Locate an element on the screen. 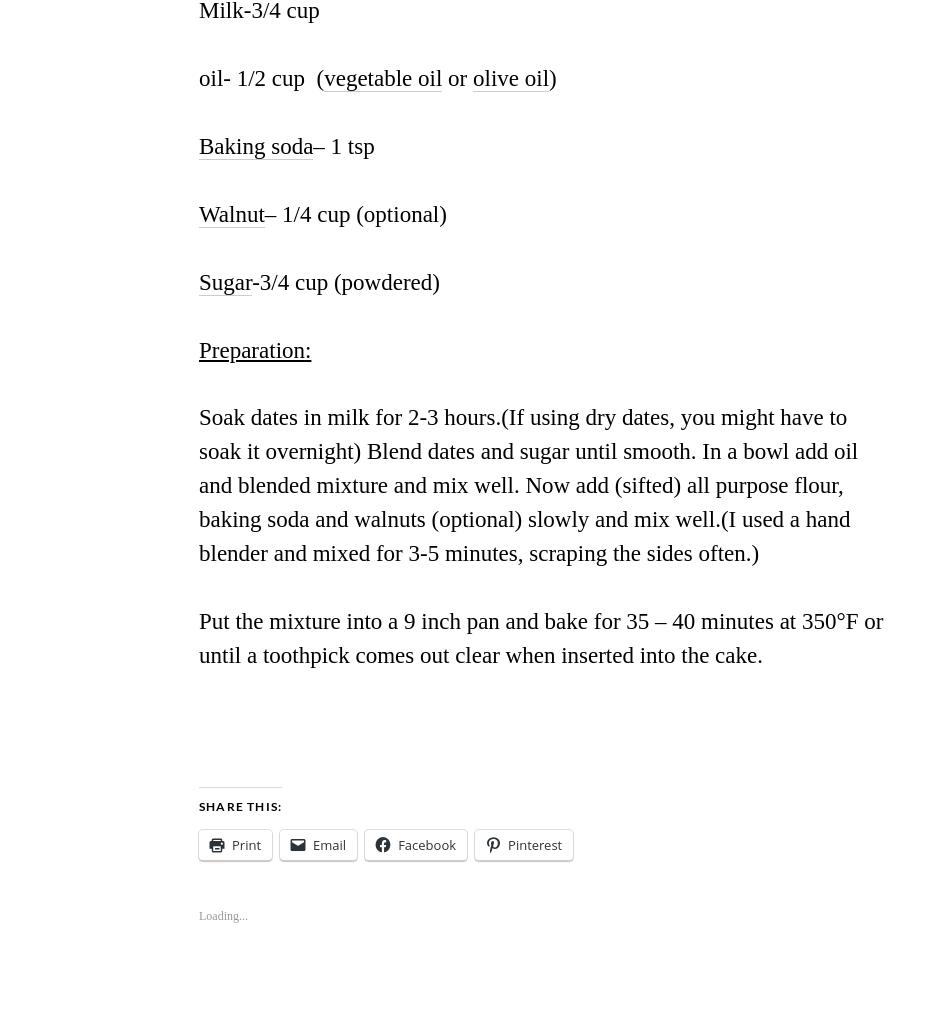 Image resolution: width=950 pixels, height=1032 pixels. 'Pinterest' is located at coordinates (535, 845).